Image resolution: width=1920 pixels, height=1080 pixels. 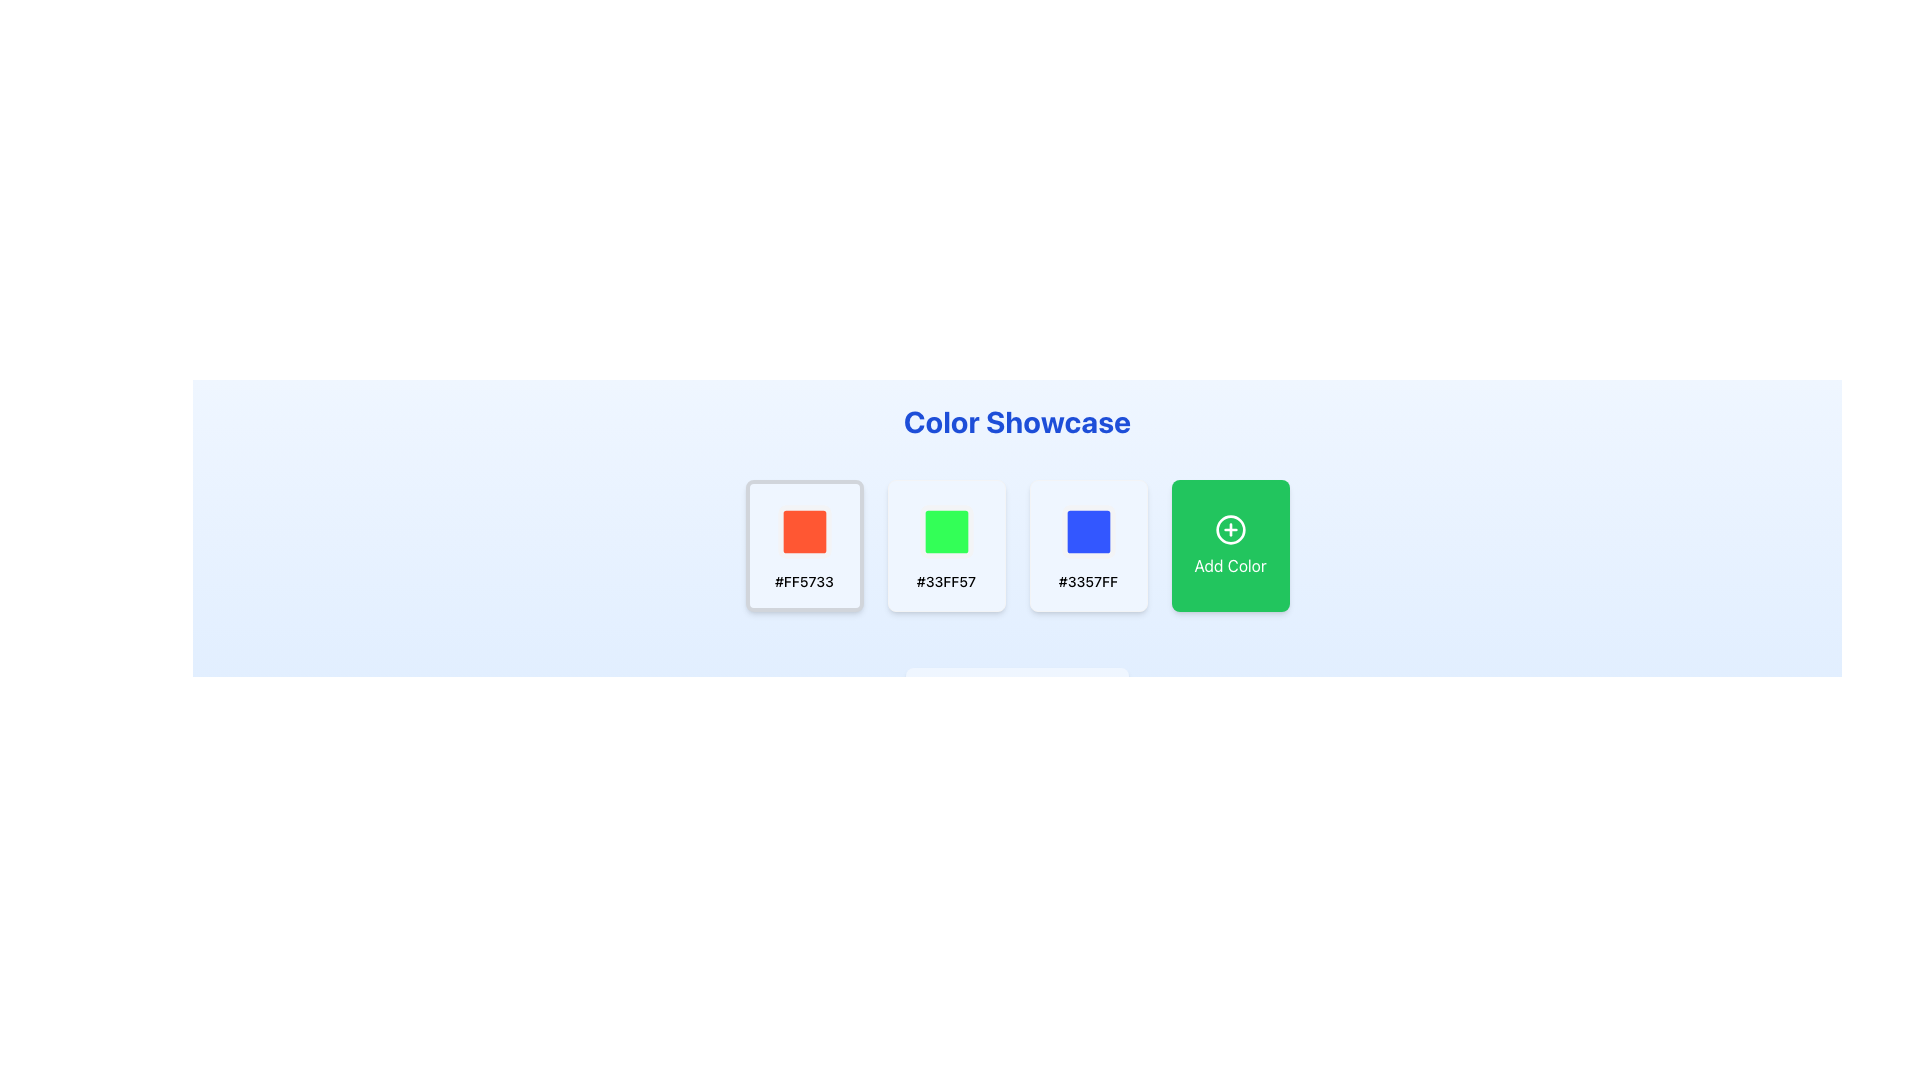 What do you see at coordinates (804, 546) in the screenshot?
I see `the visual display card component with a light blue background, rounded corners, and an orange square icon at the top, positioned at the far left of the row` at bounding box center [804, 546].